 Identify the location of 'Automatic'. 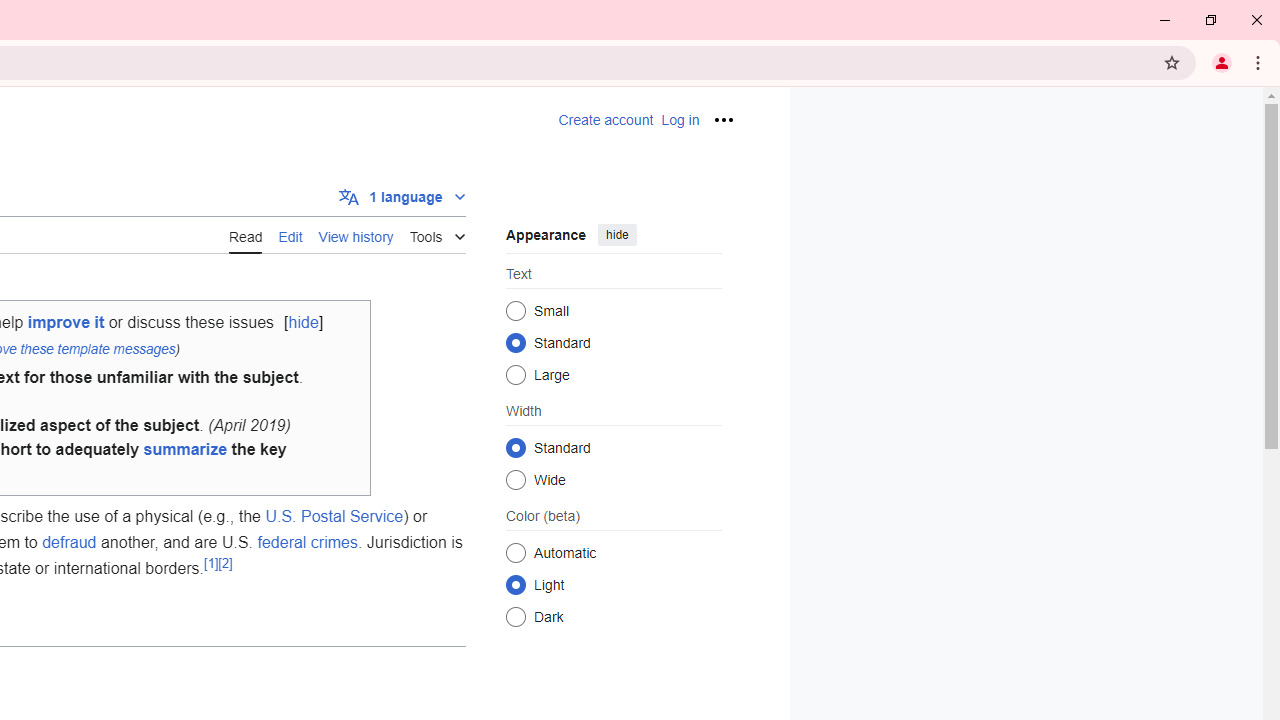
(515, 552).